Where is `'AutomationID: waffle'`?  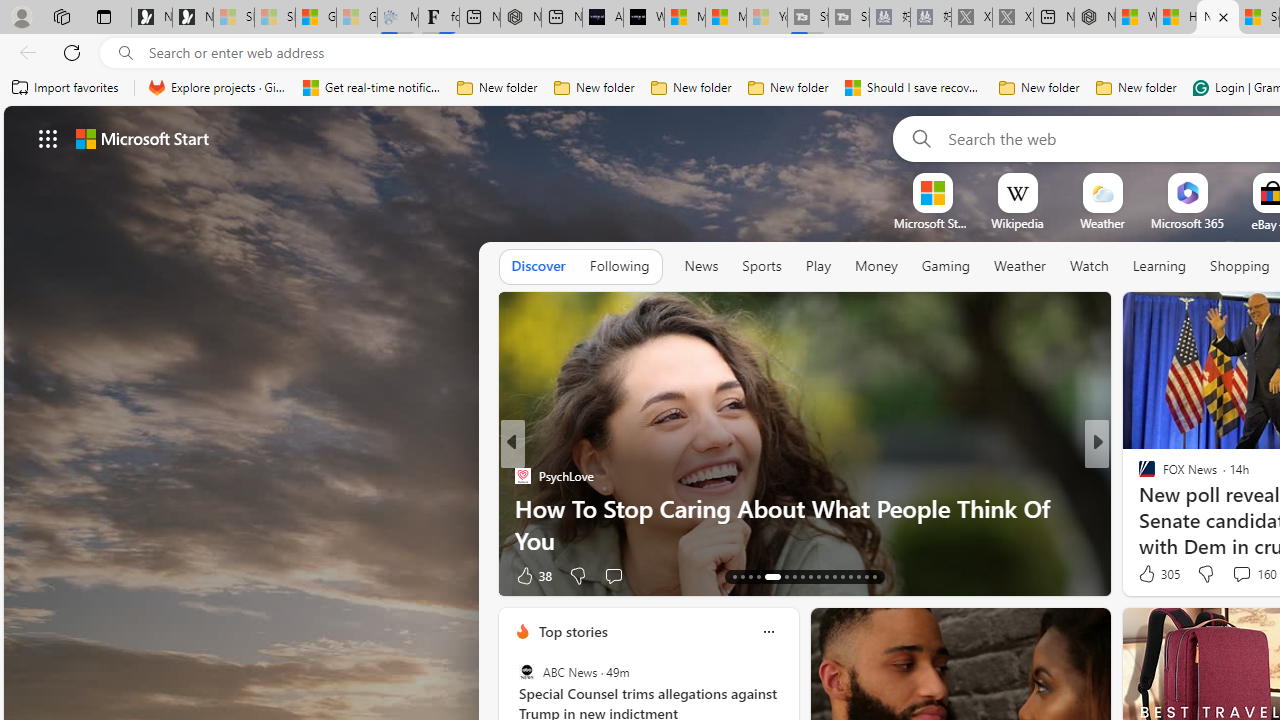 'AutomationID: waffle' is located at coordinates (48, 137).